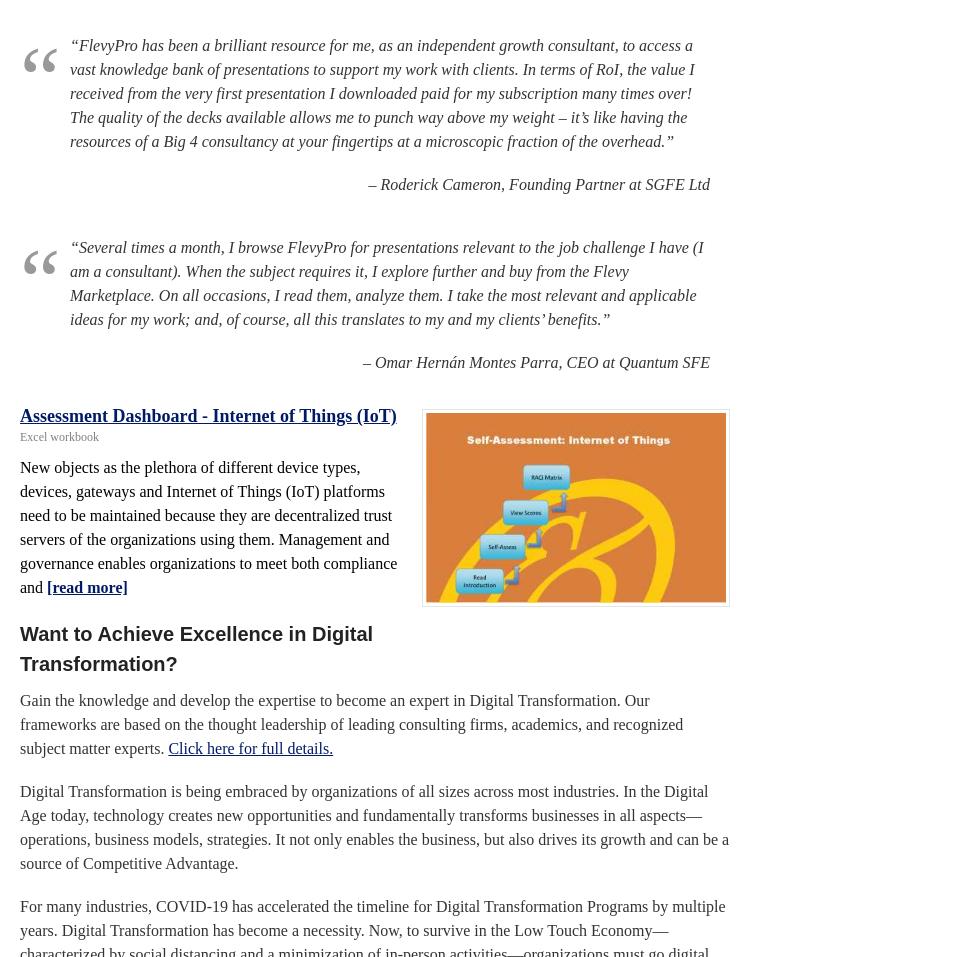 The width and height of the screenshot is (980, 957). What do you see at coordinates (19, 415) in the screenshot?
I see `'Assessment Dashboard - Internet of Things (IoT)'` at bounding box center [19, 415].